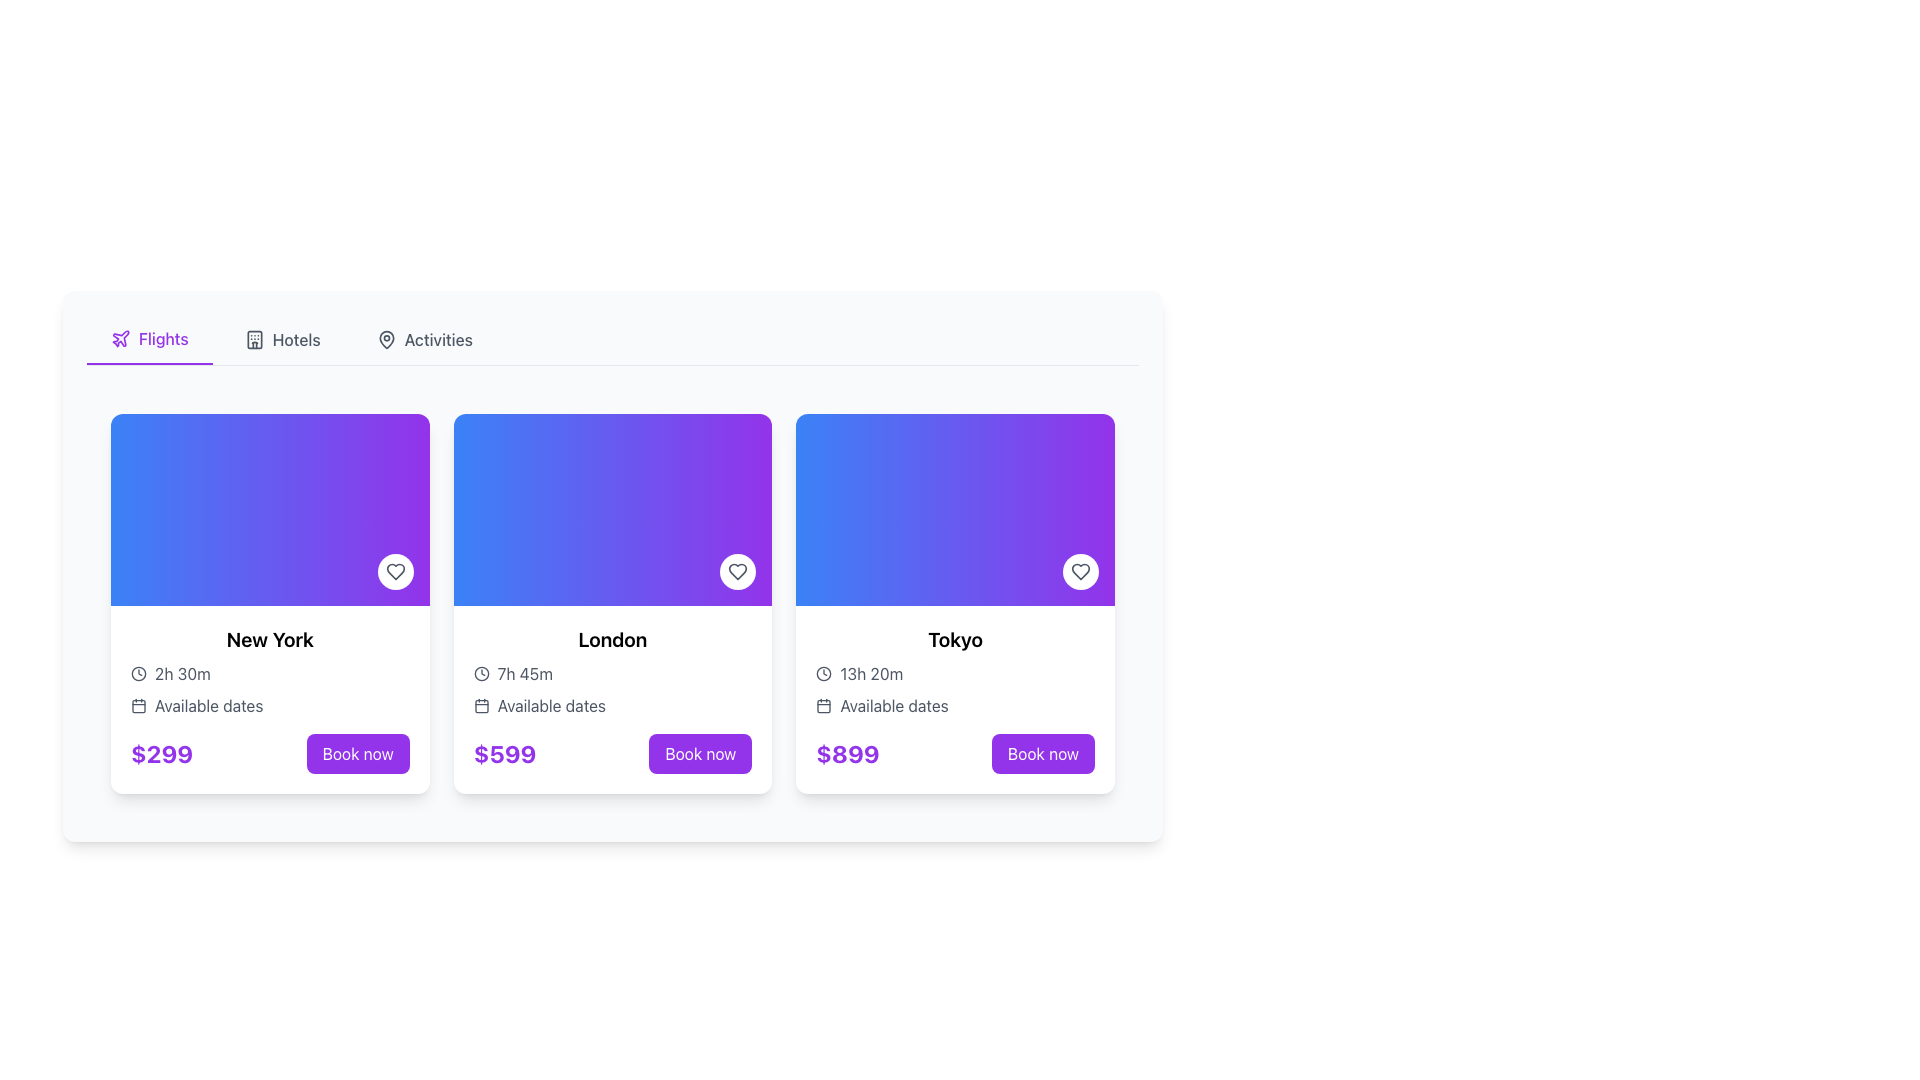 The image size is (1920, 1080). Describe the element at coordinates (358, 753) in the screenshot. I see `the purple 'Book now' button with rounded corners located at the bottom right corner of the leftmost card in the grid to initiate booking` at that location.